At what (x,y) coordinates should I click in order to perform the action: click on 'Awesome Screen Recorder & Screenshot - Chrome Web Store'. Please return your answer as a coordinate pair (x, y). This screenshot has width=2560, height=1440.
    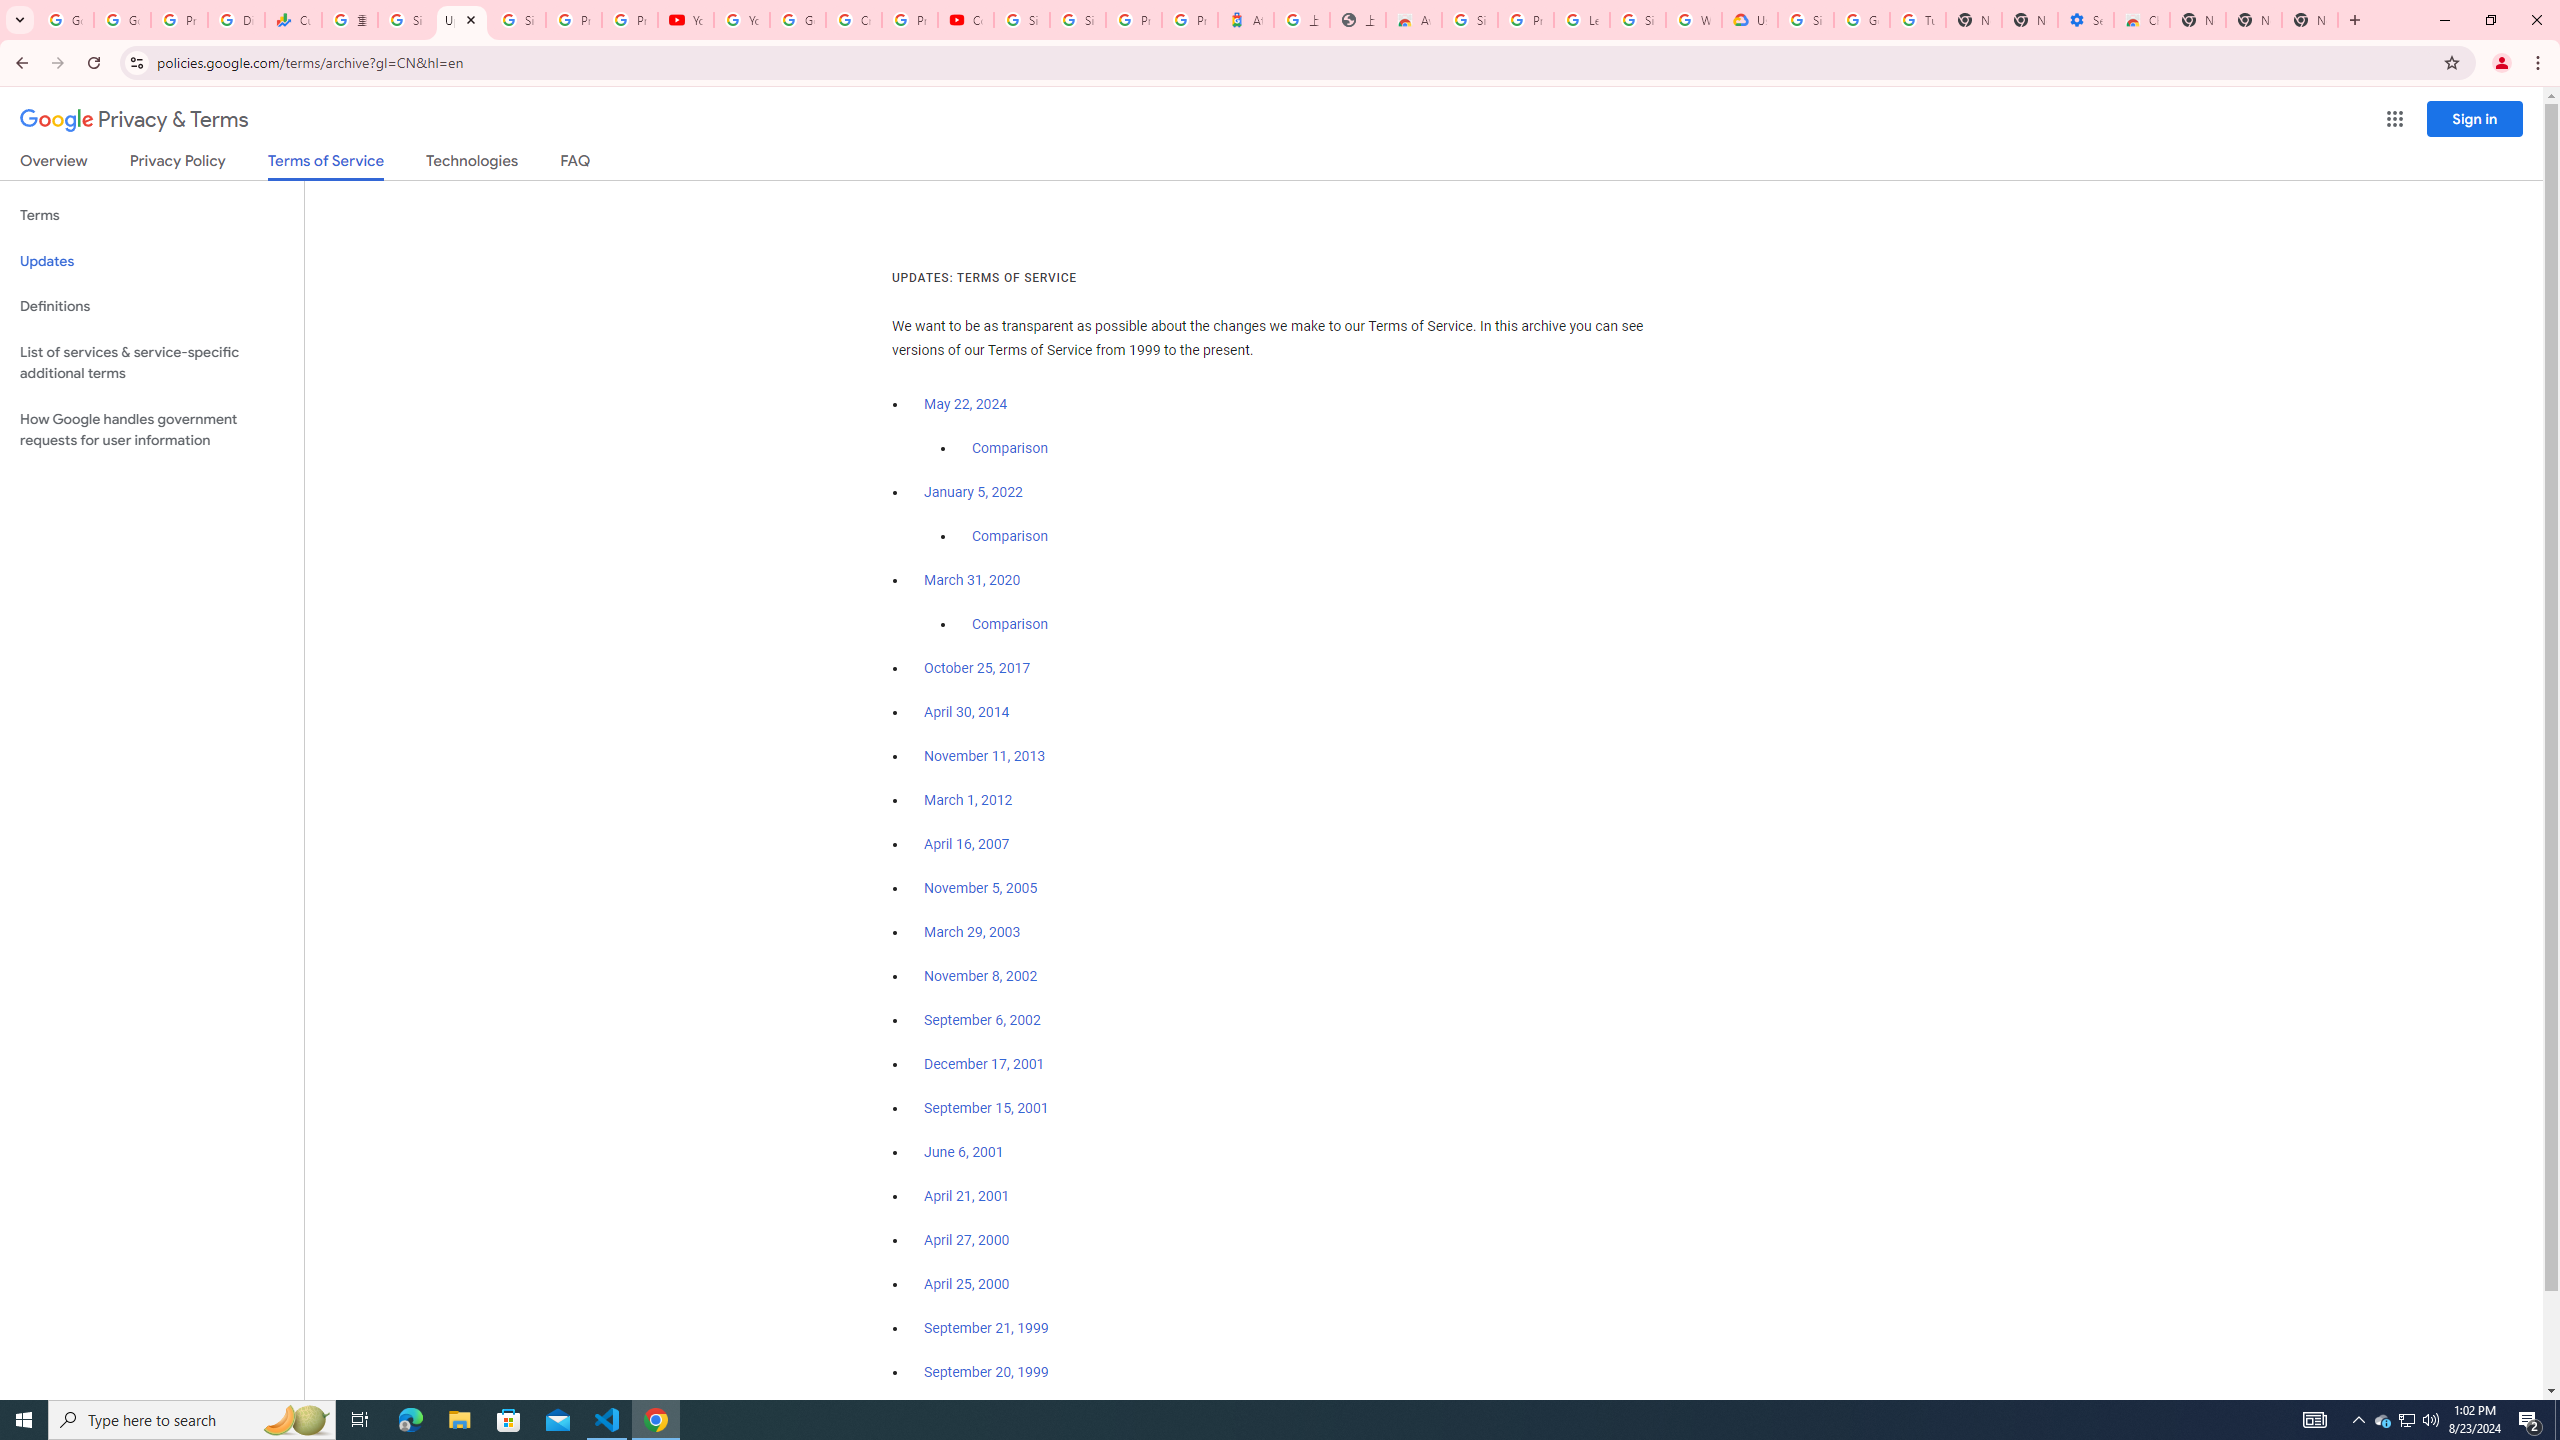
    Looking at the image, I should click on (1414, 19).